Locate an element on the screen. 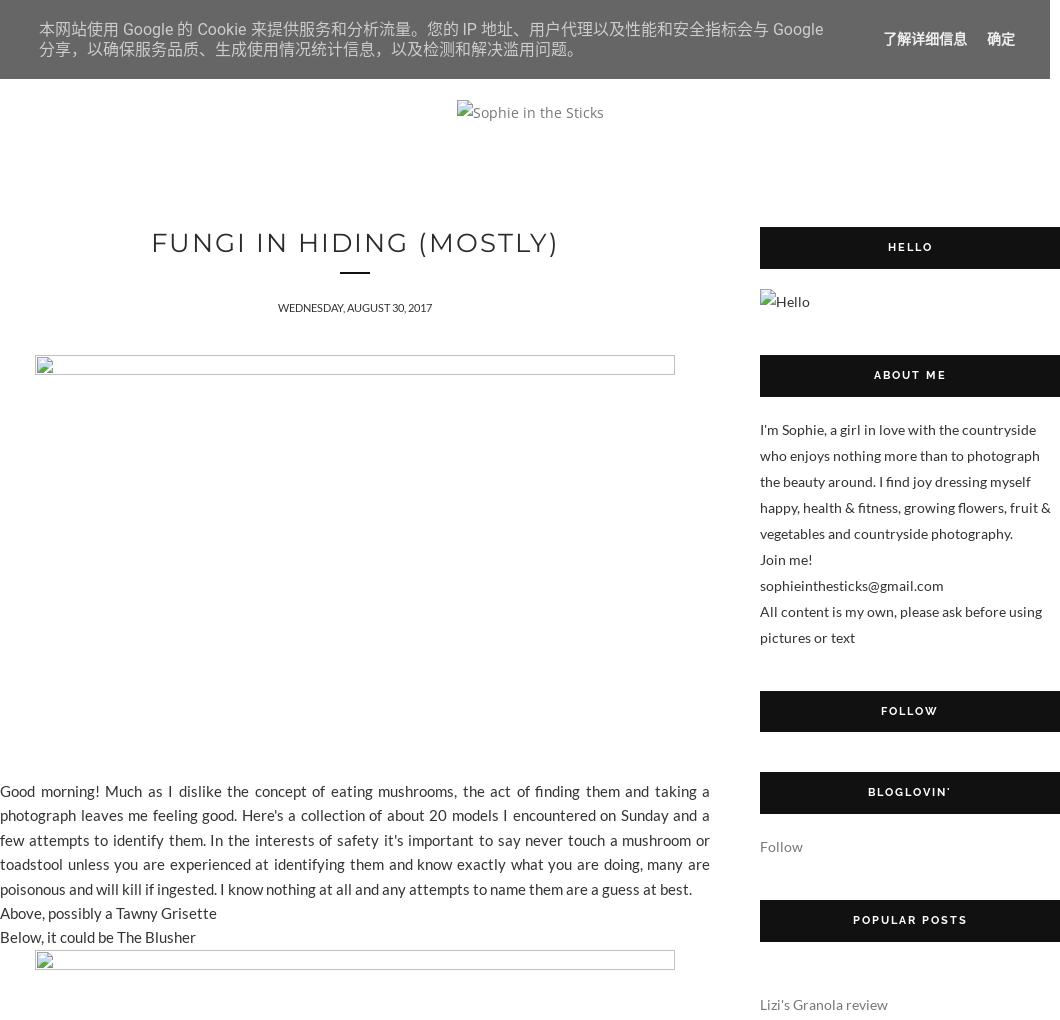 This screenshot has width=1060, height=1020. 'Below, it could be The Blusher' is located at coordinates (98, 935).